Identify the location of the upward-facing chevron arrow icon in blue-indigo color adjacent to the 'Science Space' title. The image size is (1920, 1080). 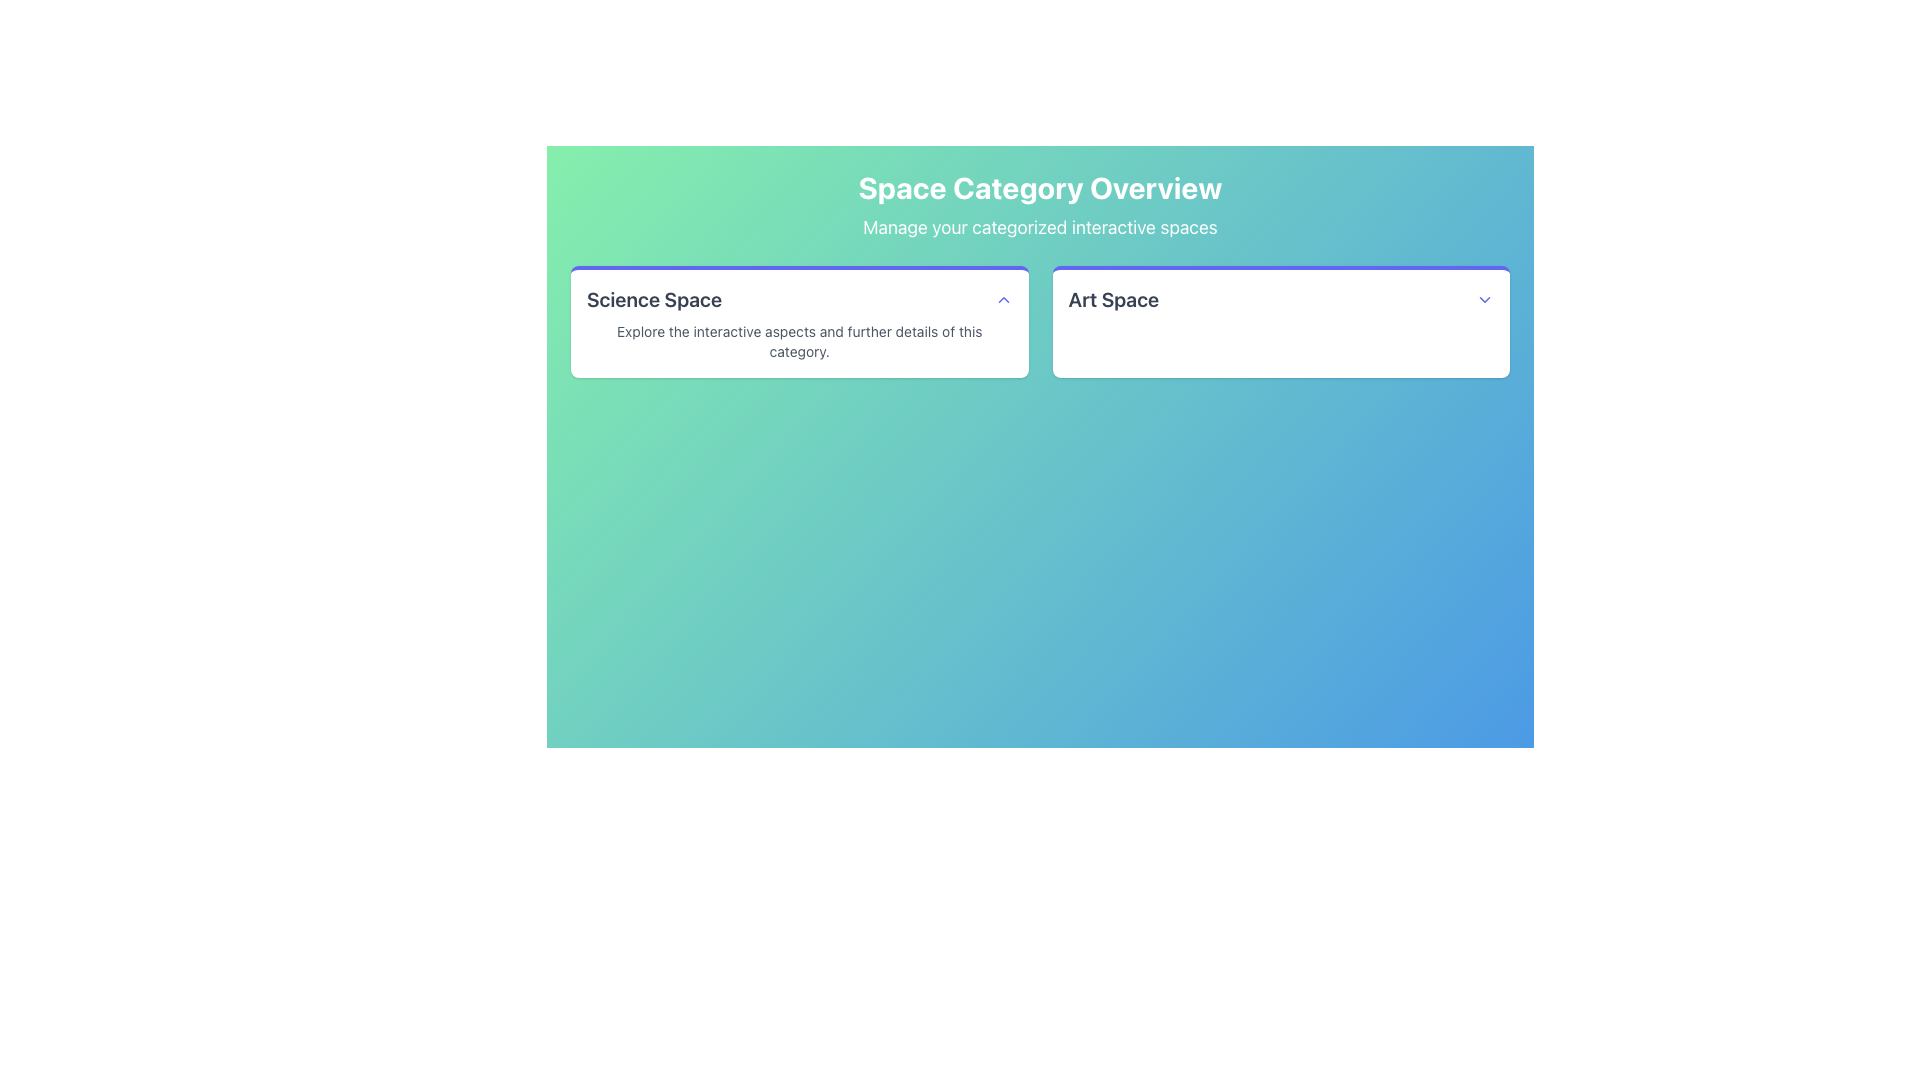
(1003, 300).